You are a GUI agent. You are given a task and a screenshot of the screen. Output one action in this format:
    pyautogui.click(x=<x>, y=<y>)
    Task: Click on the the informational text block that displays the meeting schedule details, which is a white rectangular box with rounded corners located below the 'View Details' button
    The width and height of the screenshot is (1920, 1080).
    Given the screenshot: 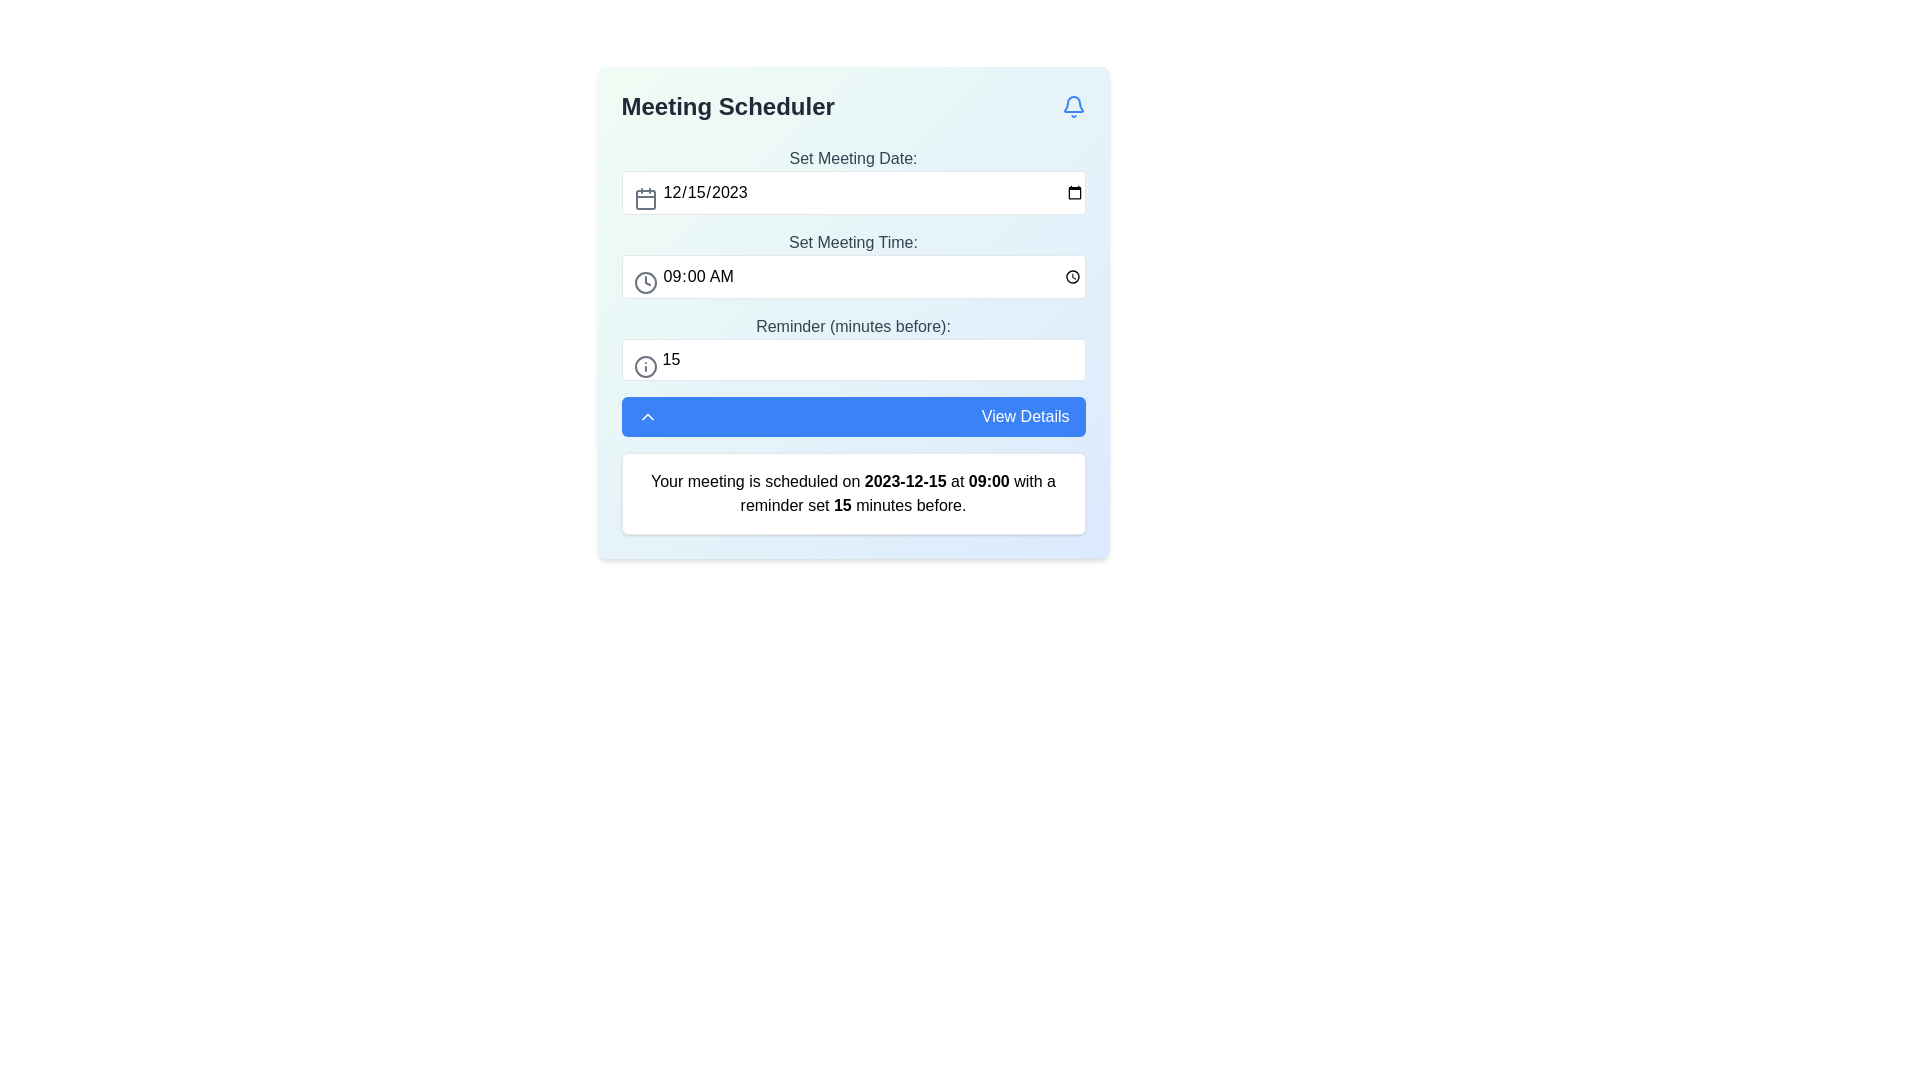 What is the action you would take?
    pyautogui.click(x=853, y=493)
    